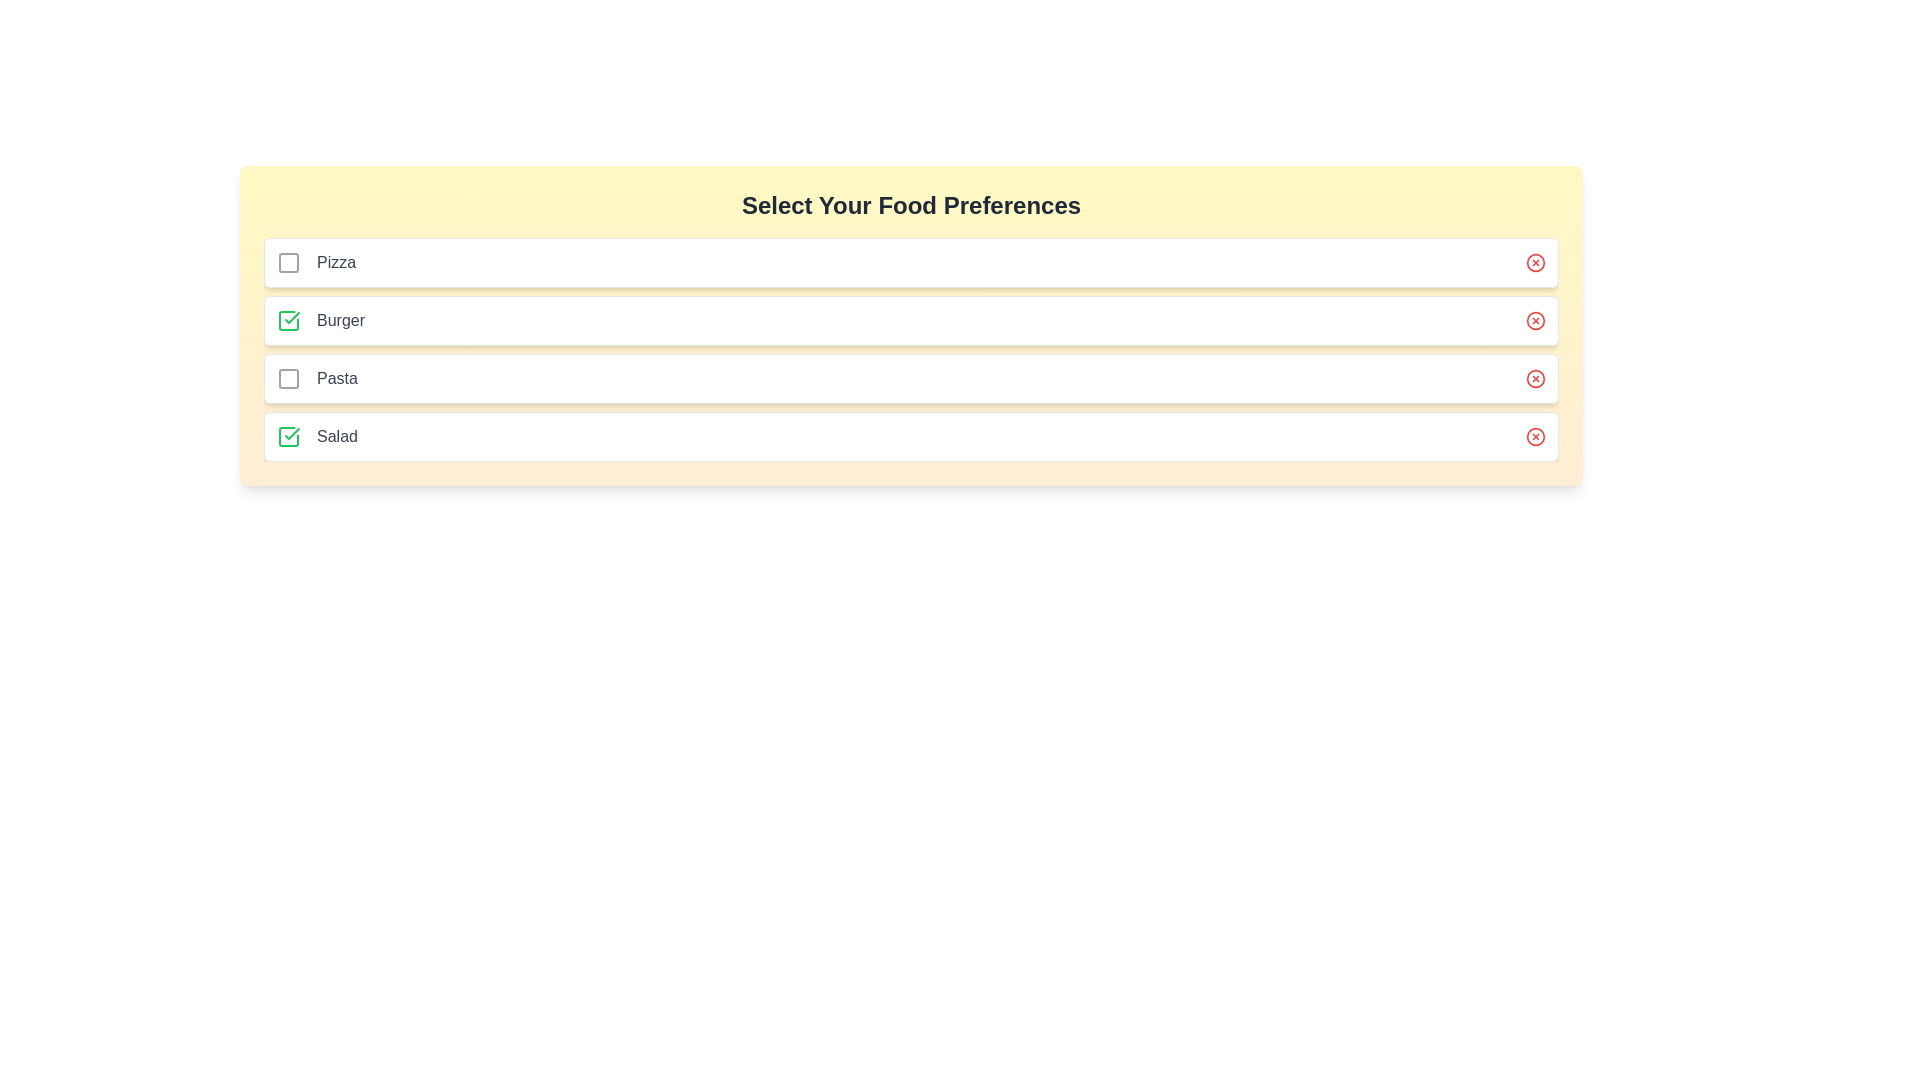  Describe the element at coordinates (1535, 319) in the screenshot. I see `the encompassing close icon represented by a red circular graphical component located towards the right end of the second row under 'Select Your Food Preferences'` at that location.